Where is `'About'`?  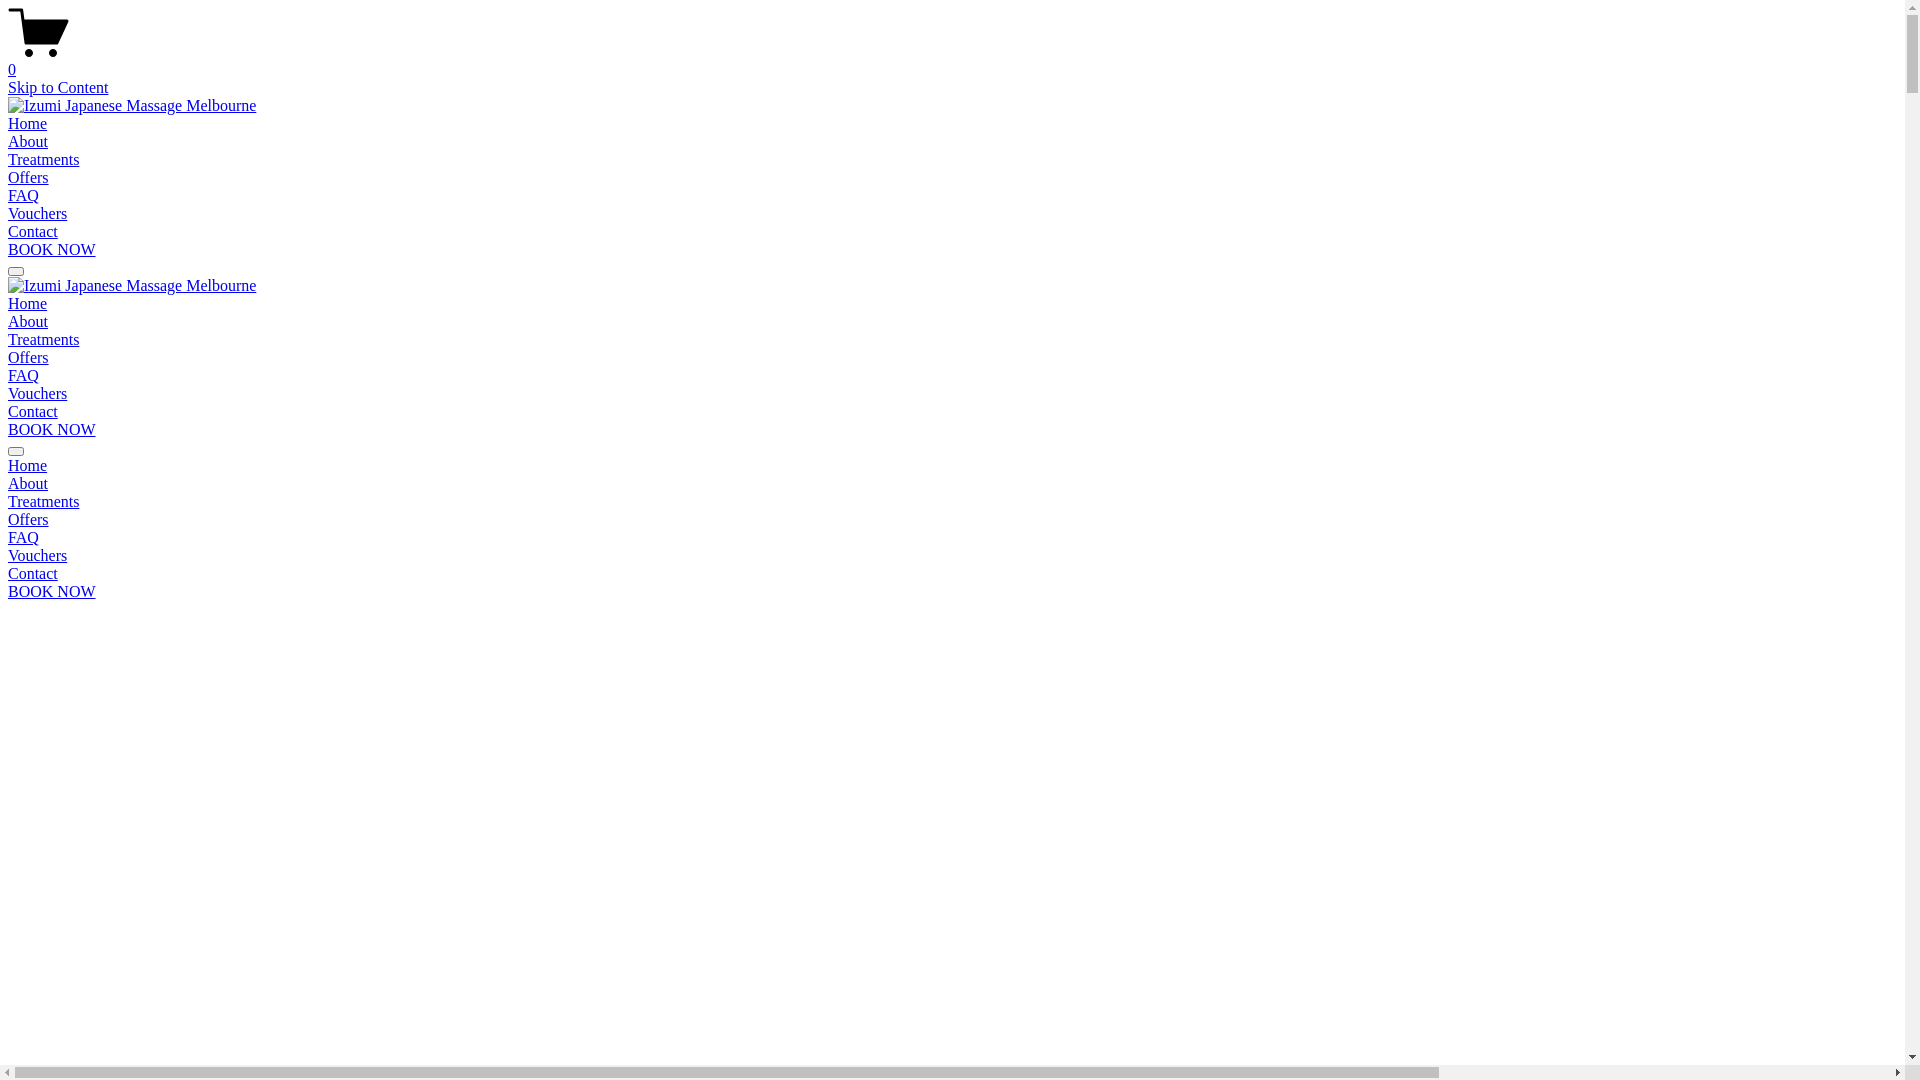
'About' is located at coordinates (28, 140).